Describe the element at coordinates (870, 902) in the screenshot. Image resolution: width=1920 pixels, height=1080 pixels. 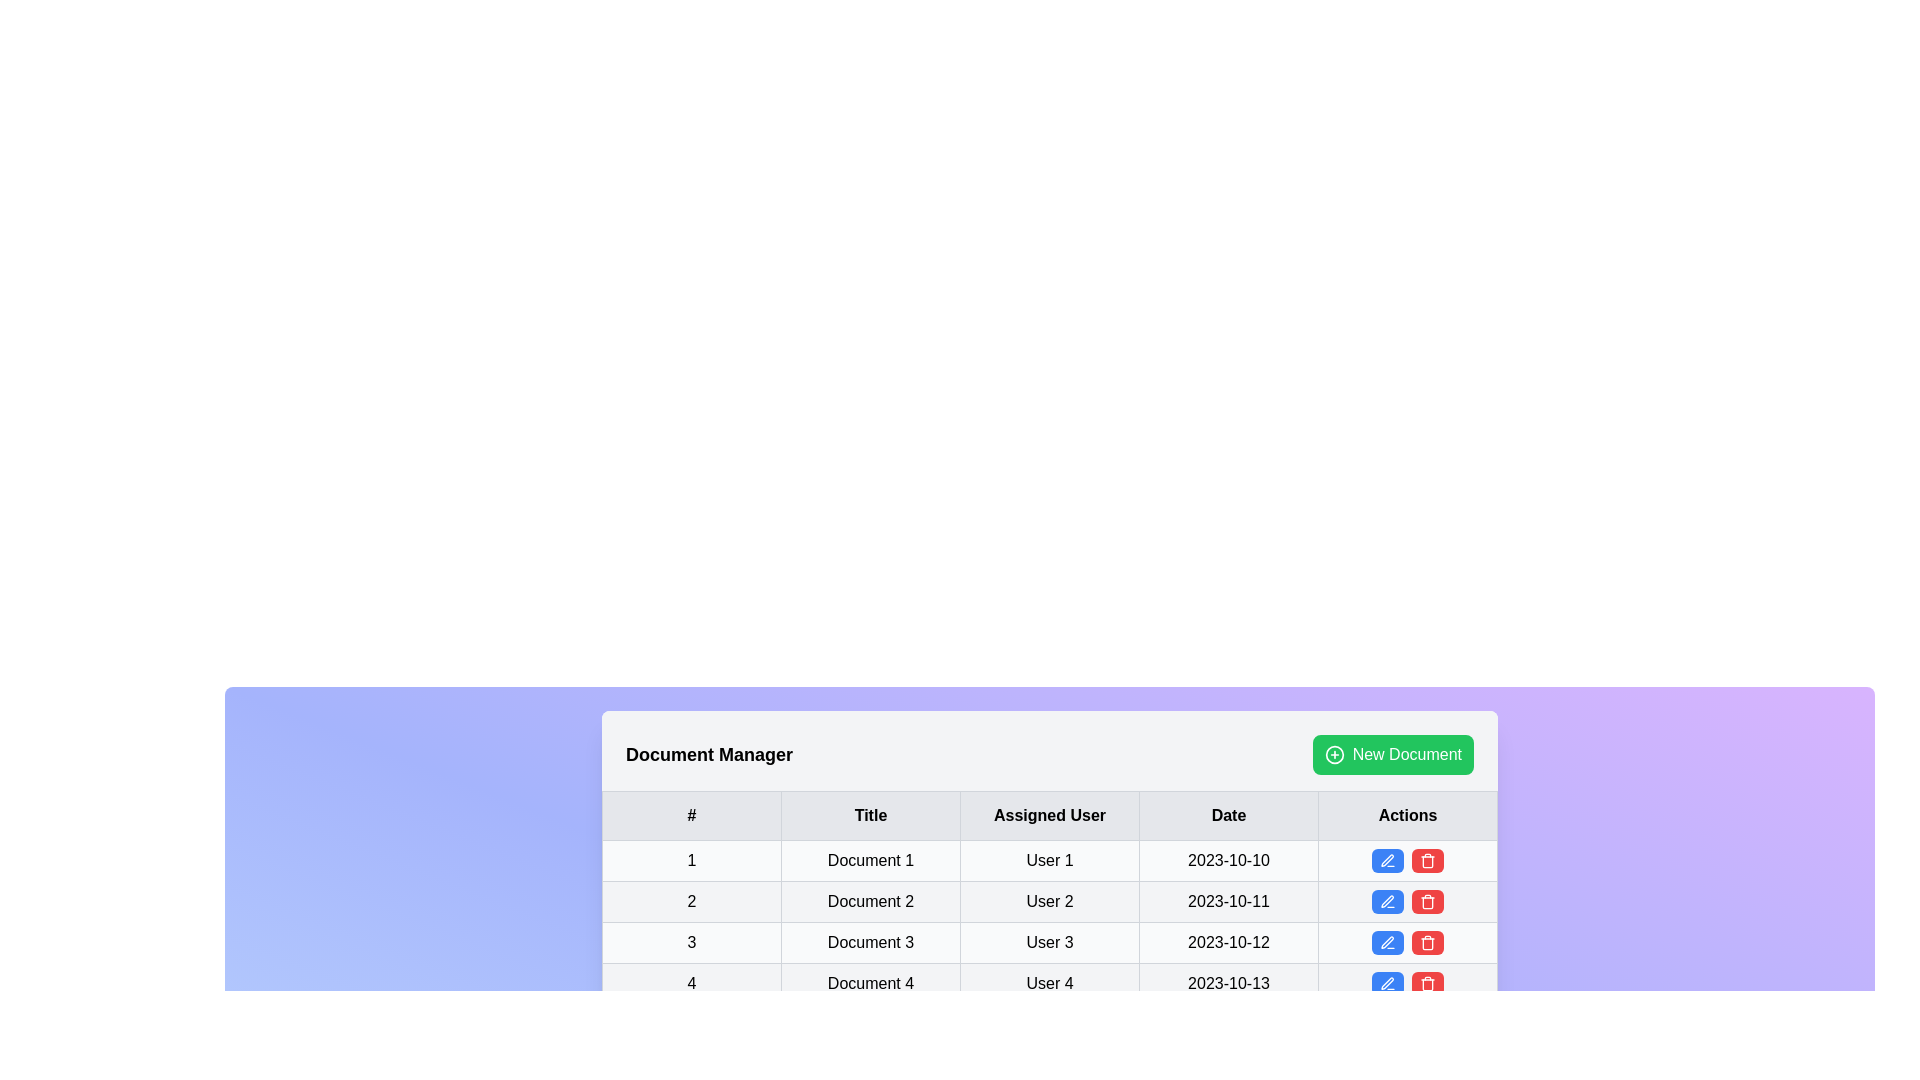
I see `text from the text field containing 'Document 2' located in the second row of the table under the 'Title' column, between the '#' and 'Assigned User' columns` at that location.